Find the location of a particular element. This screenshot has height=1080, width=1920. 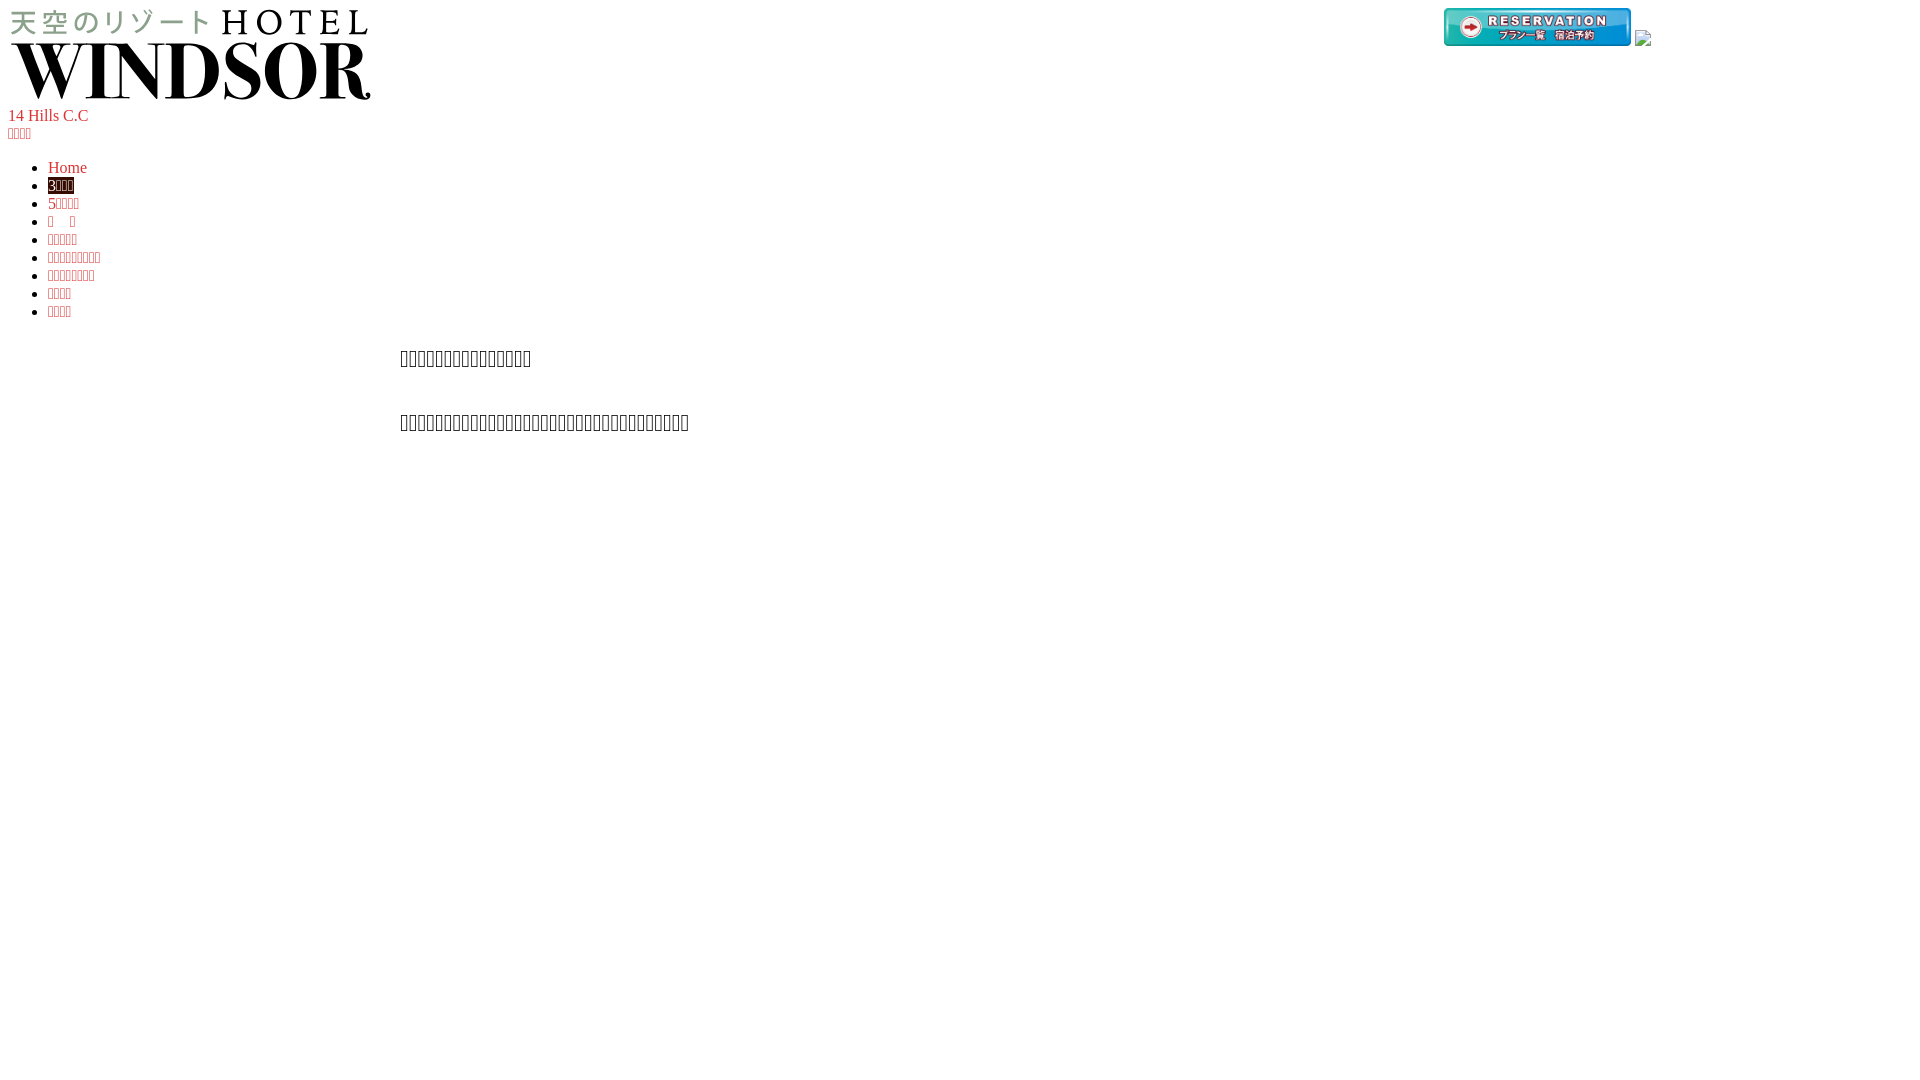

'14 Hills C.C' is located at coordinates (48, 115).